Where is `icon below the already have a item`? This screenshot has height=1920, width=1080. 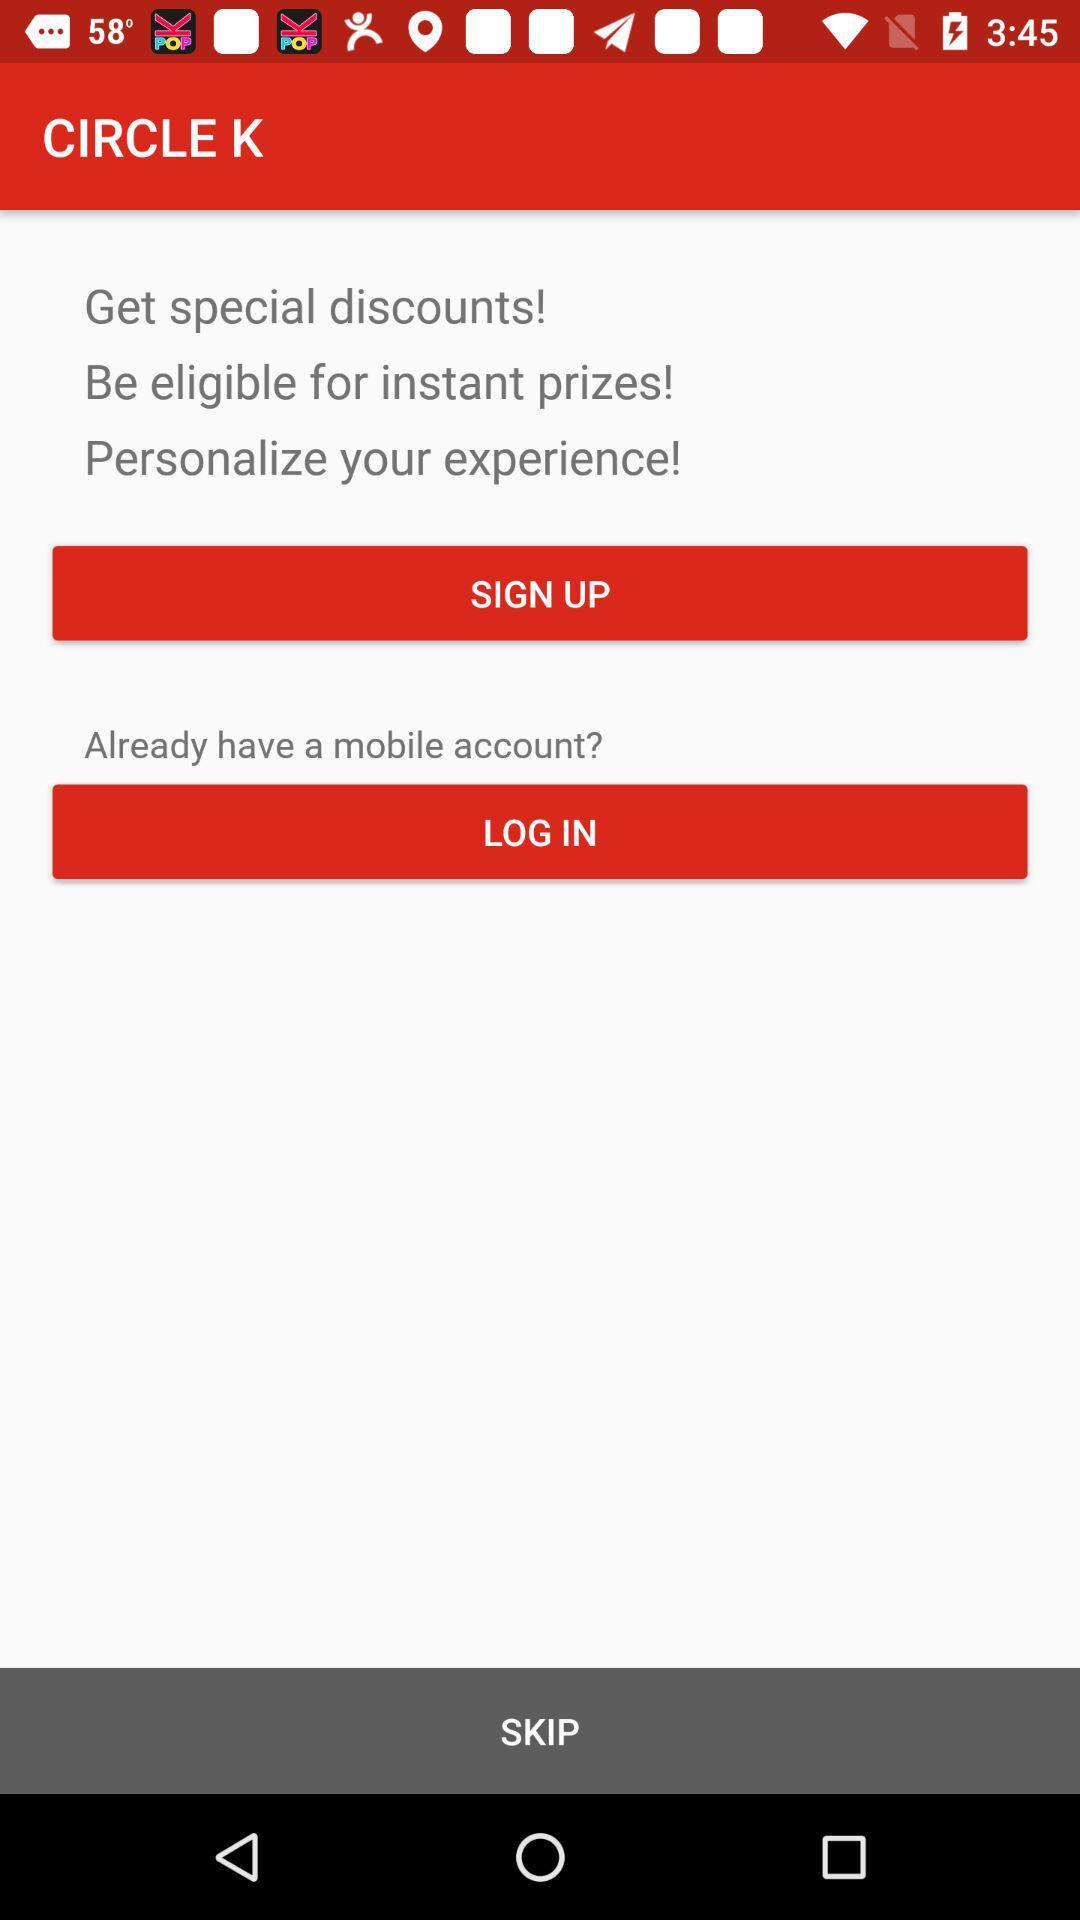 icon below the already have a item is located at coordinates (540, 831).